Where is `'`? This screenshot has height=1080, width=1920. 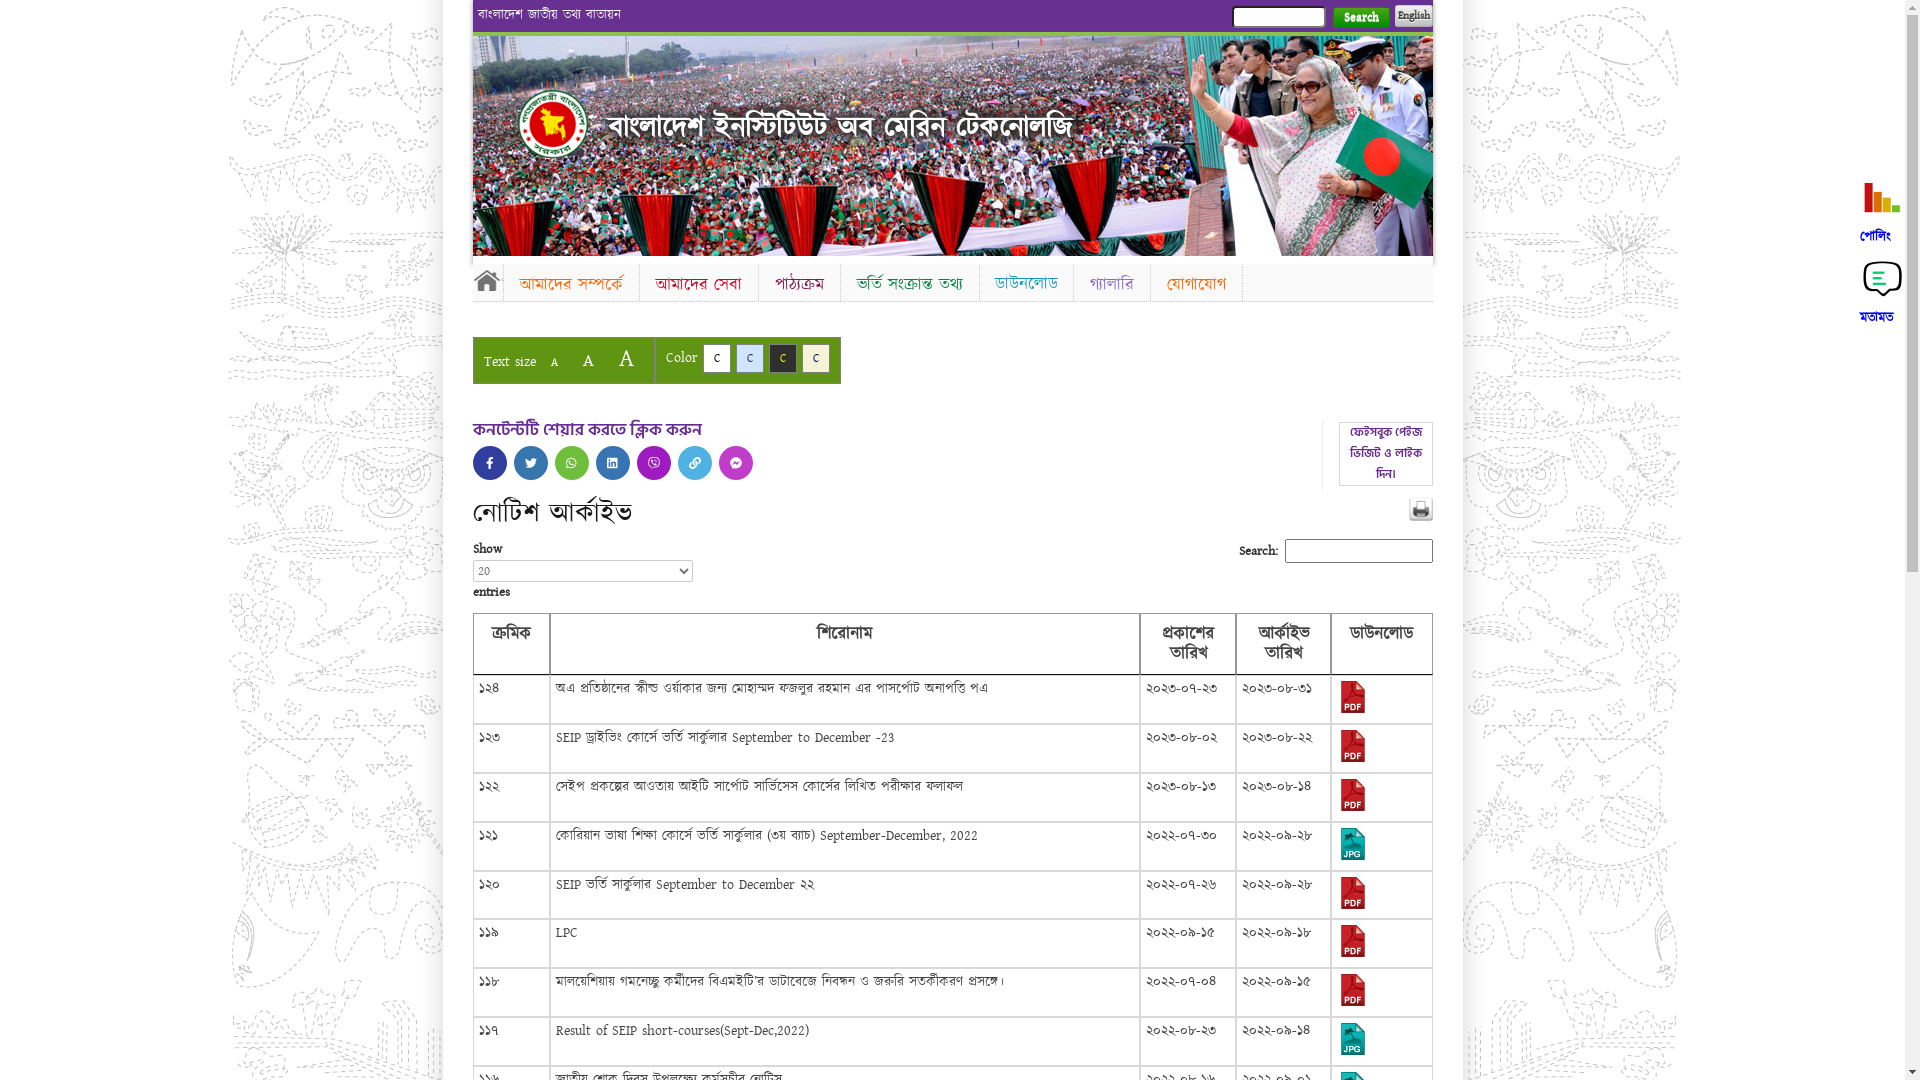
' is located at coordinates (594, 462).